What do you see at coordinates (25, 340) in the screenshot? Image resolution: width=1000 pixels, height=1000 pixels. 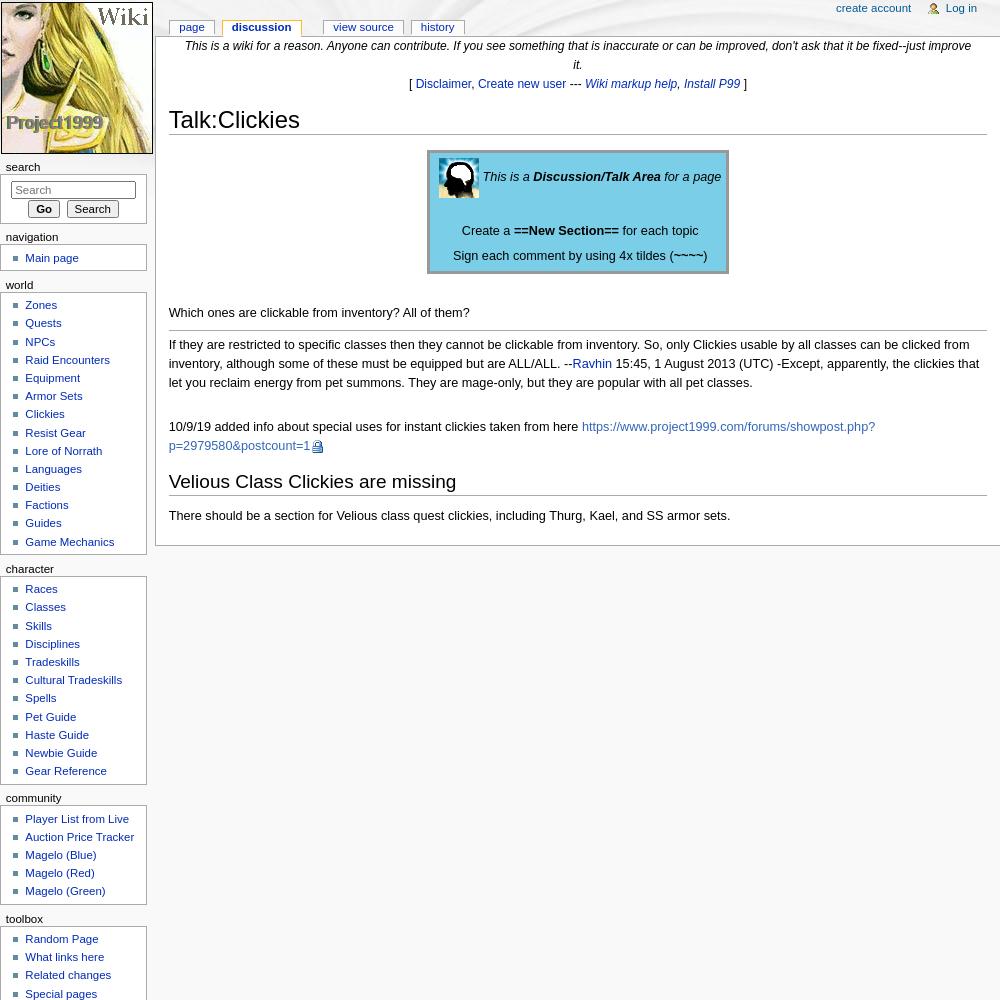 I see `'NPCs'` at bounding box center [25, 340].